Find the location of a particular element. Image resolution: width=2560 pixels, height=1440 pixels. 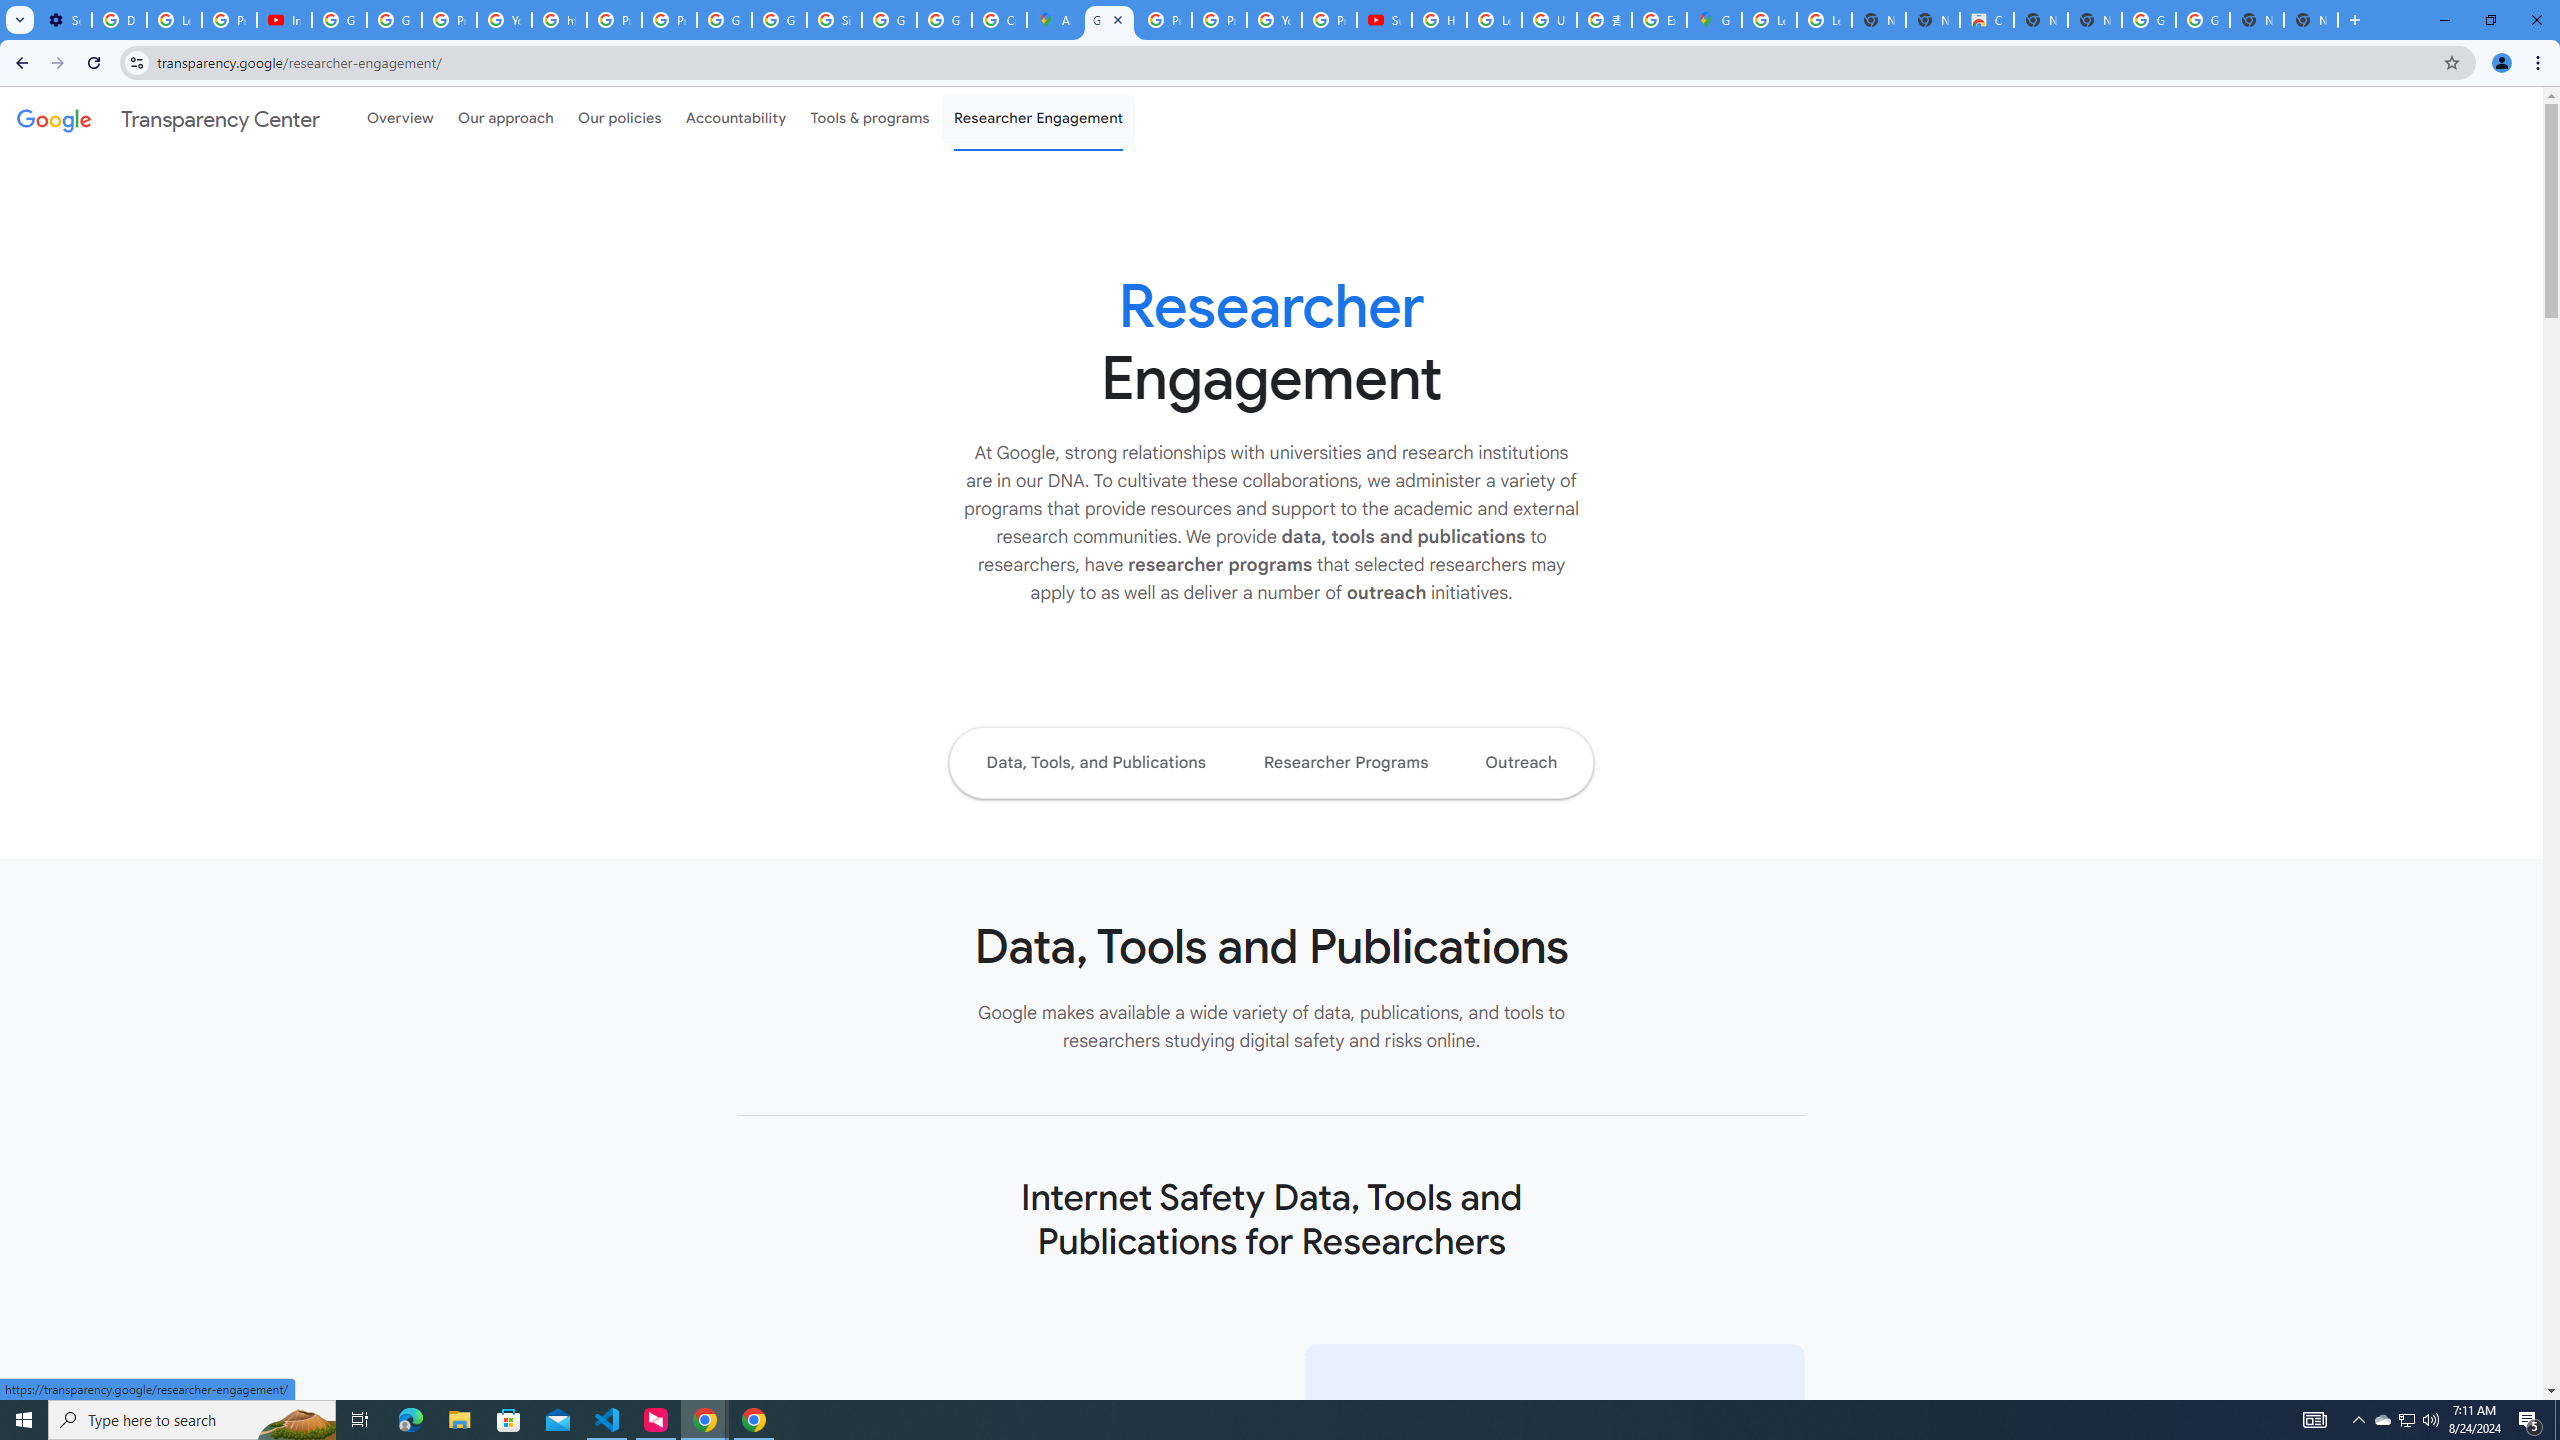

'Google Images' is located at coordinates (2148, 19).